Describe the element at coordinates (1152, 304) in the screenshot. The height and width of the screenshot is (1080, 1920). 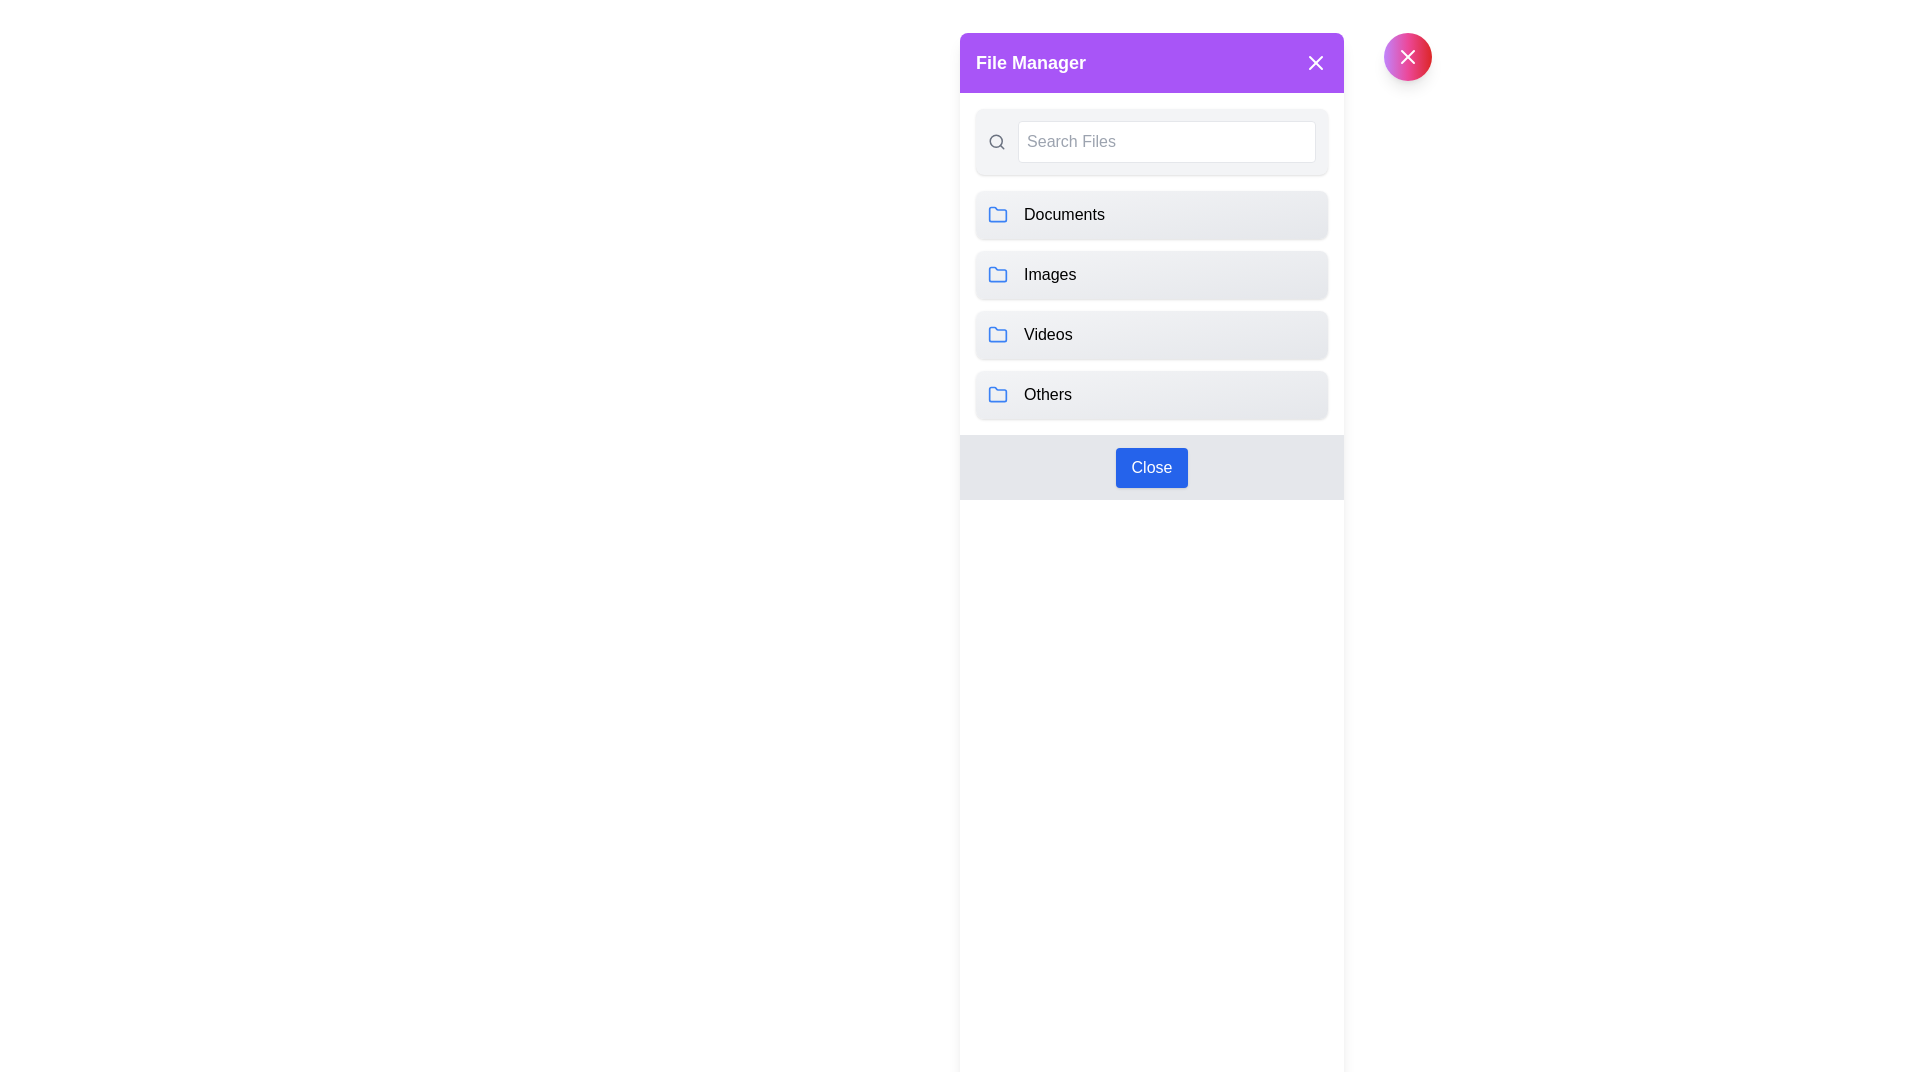
I see `the second navigational option in the 'File Manager' modal` at that location.